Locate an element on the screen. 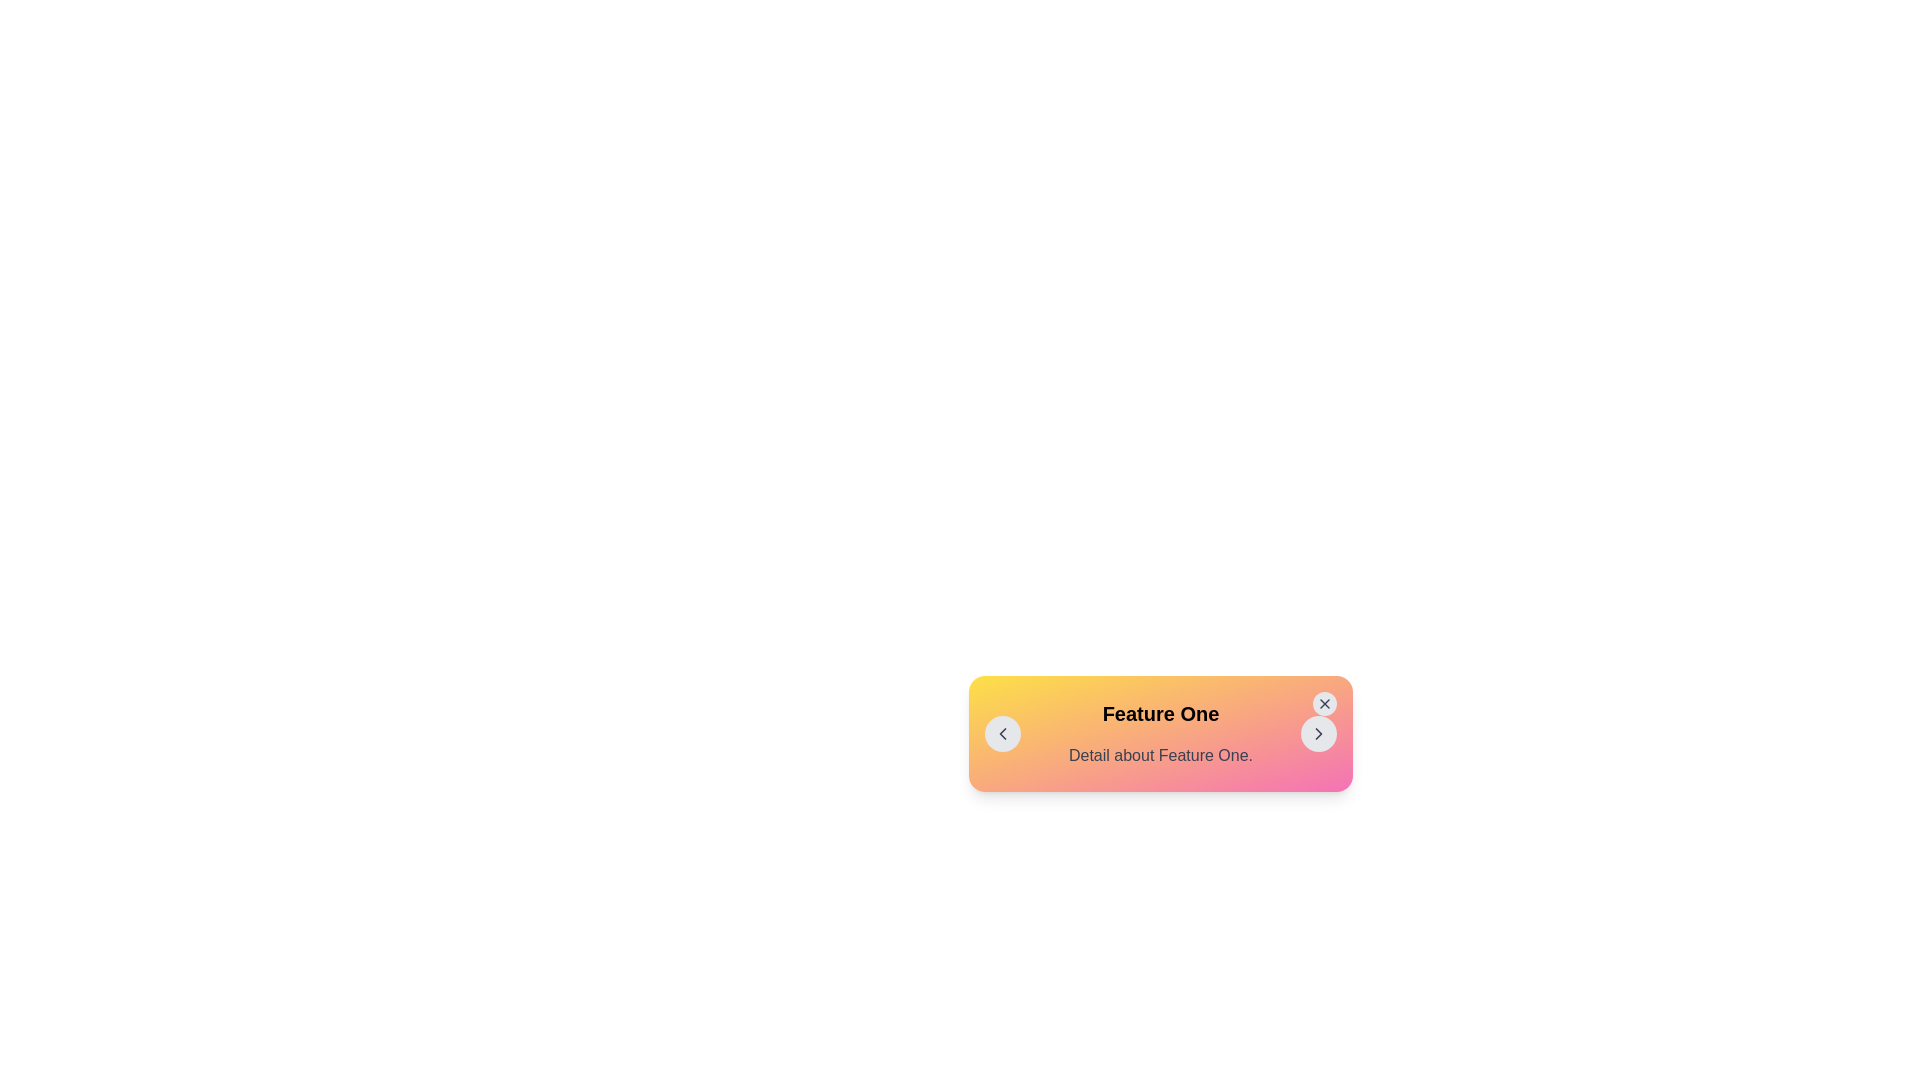 The width and height of the screenshot is (1920, 1080). the arrow icon in the minimalistic circular button on the right side of the 'Feature One' section is located at coordinates (1319, 733).